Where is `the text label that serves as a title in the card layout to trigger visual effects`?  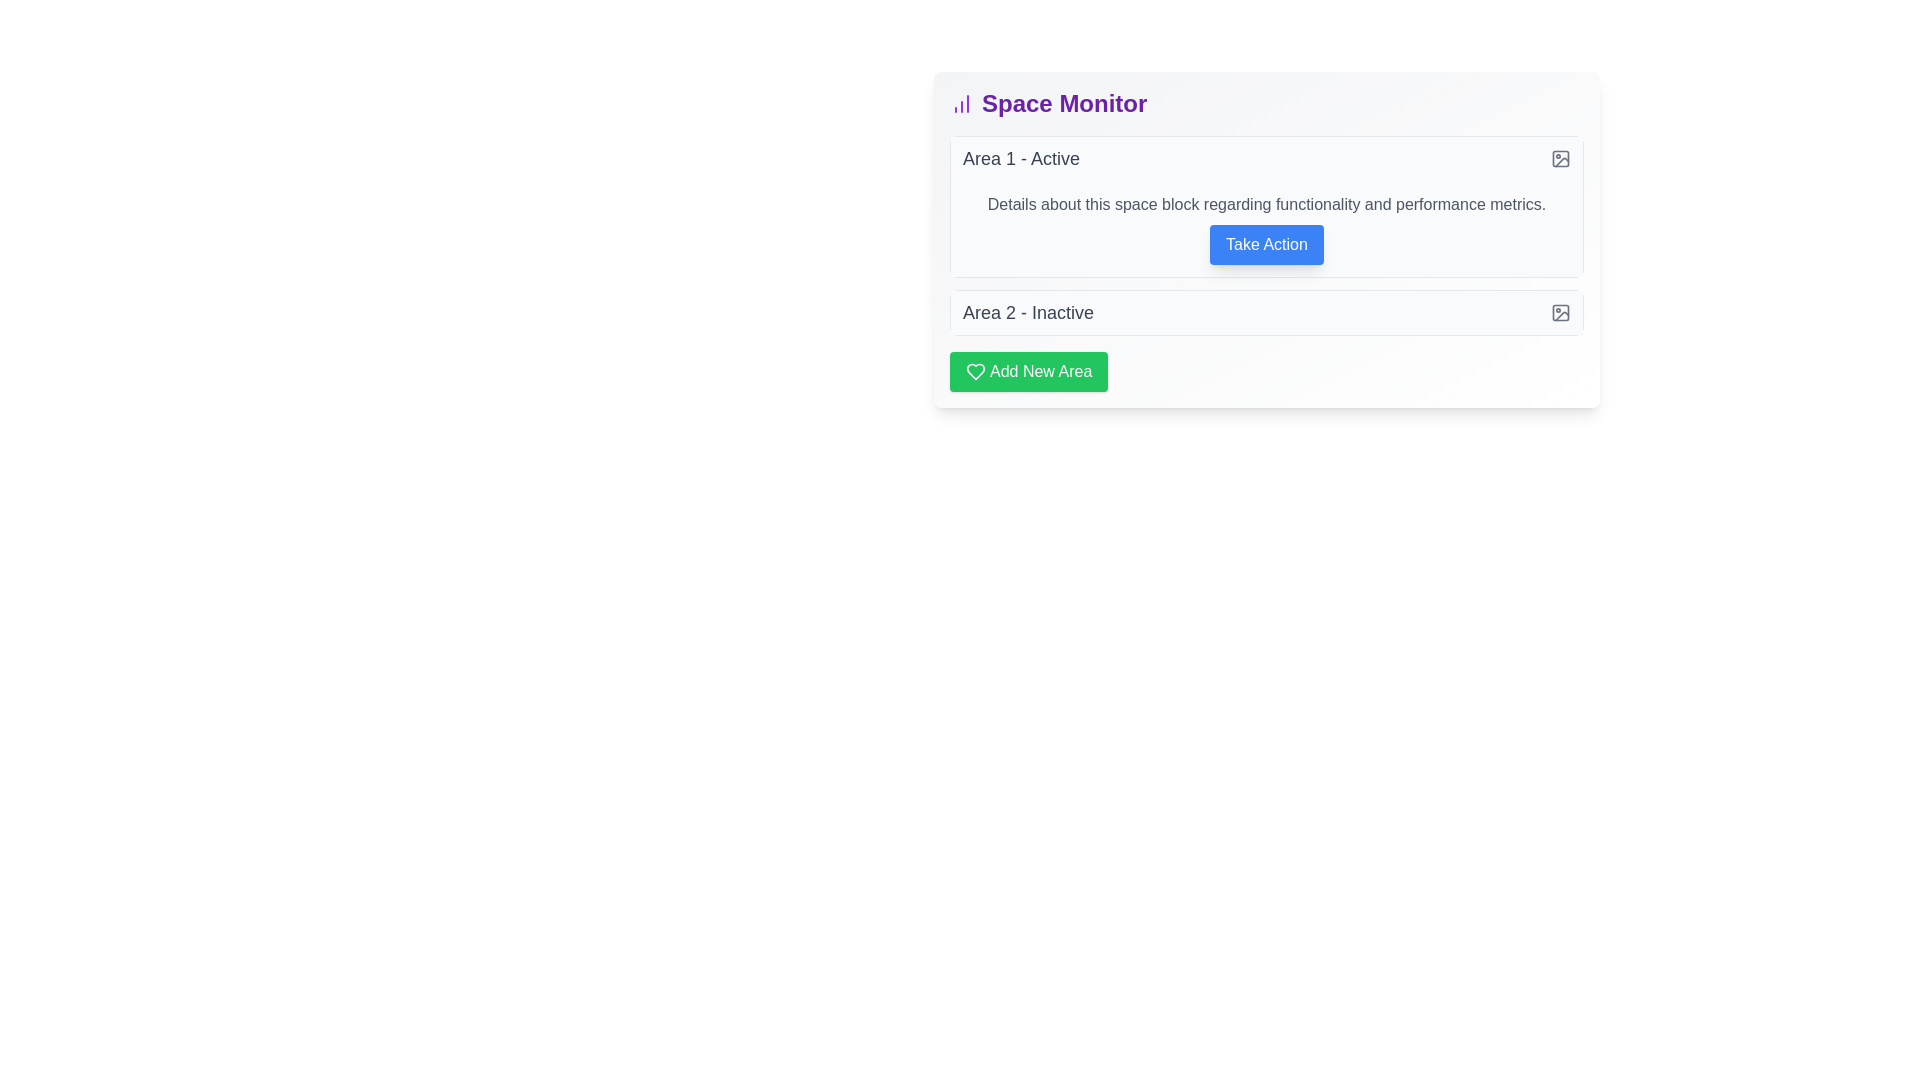 the text label that serves as a title in the card layout to trigger visual effects is located at coordinates (1063, 104).